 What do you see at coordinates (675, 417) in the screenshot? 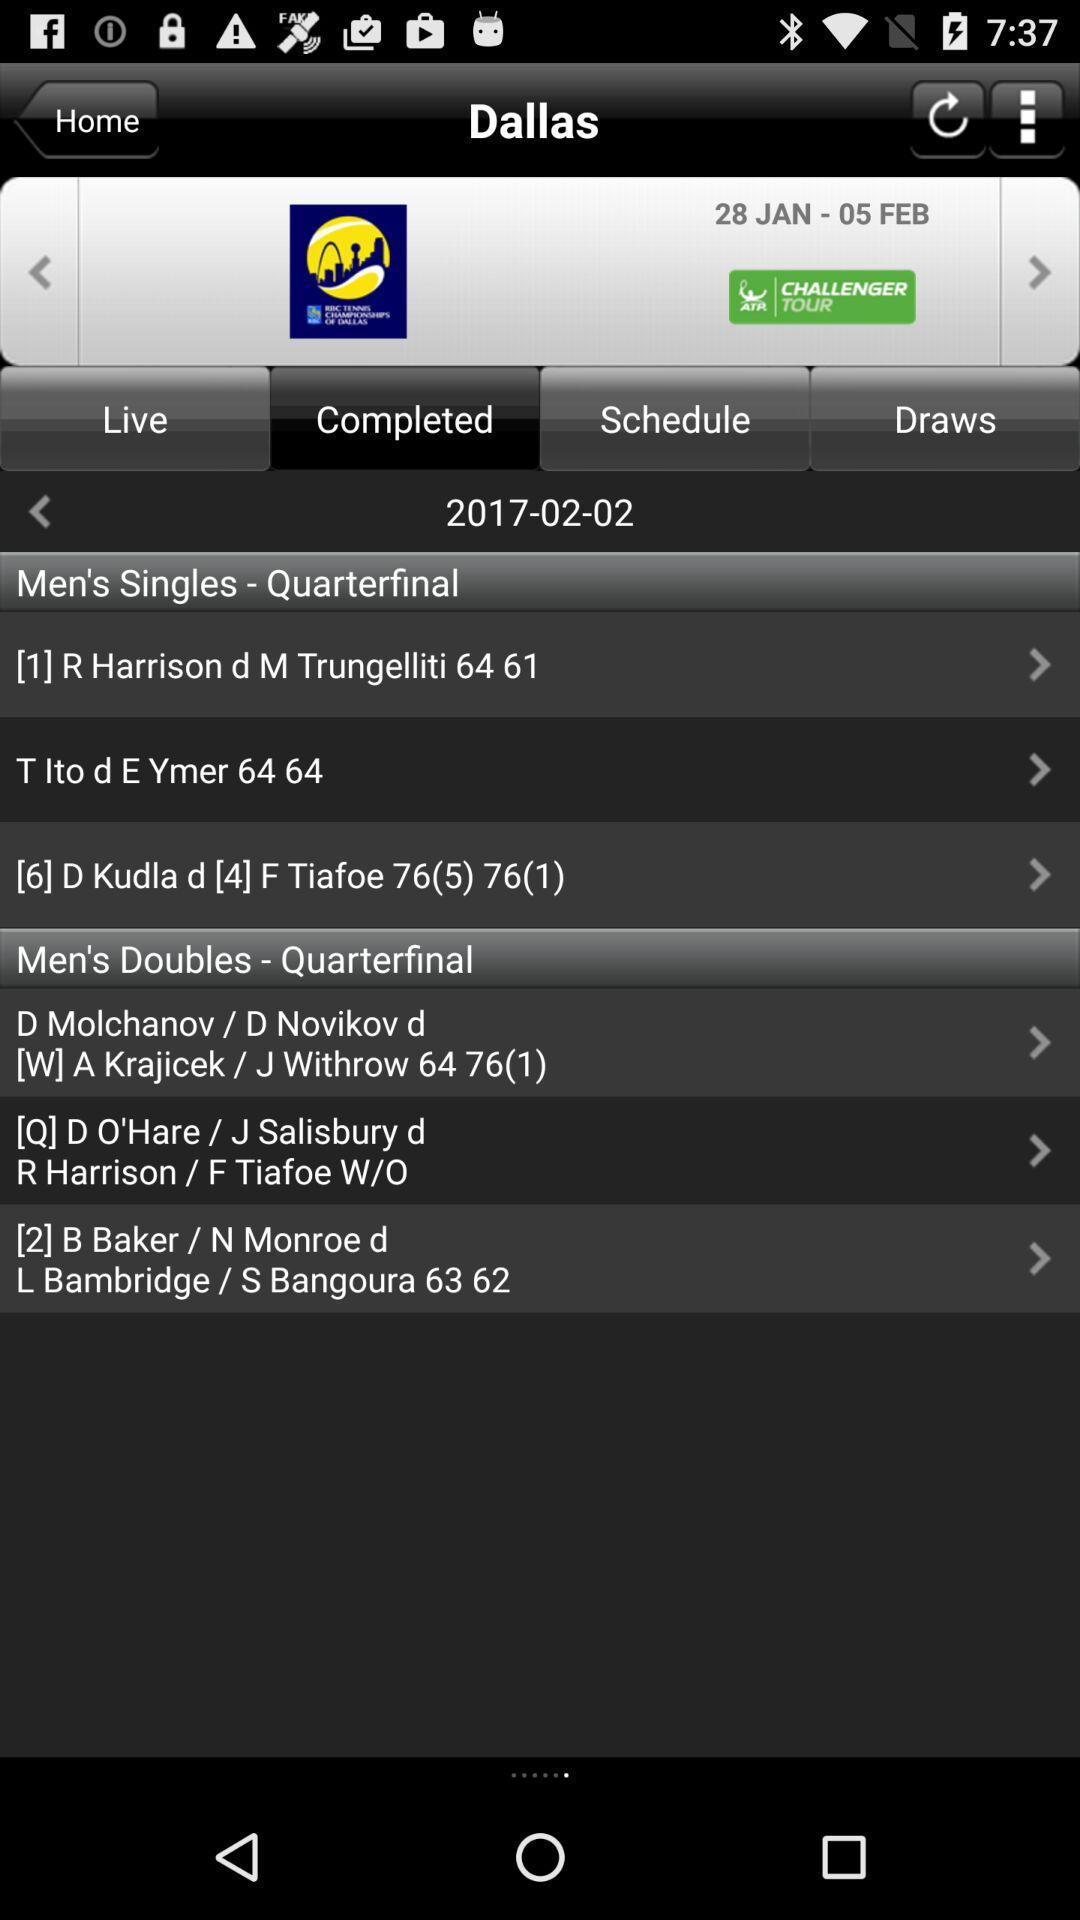
I see `the button which is next to the completed` at bounding box center [675, 417].